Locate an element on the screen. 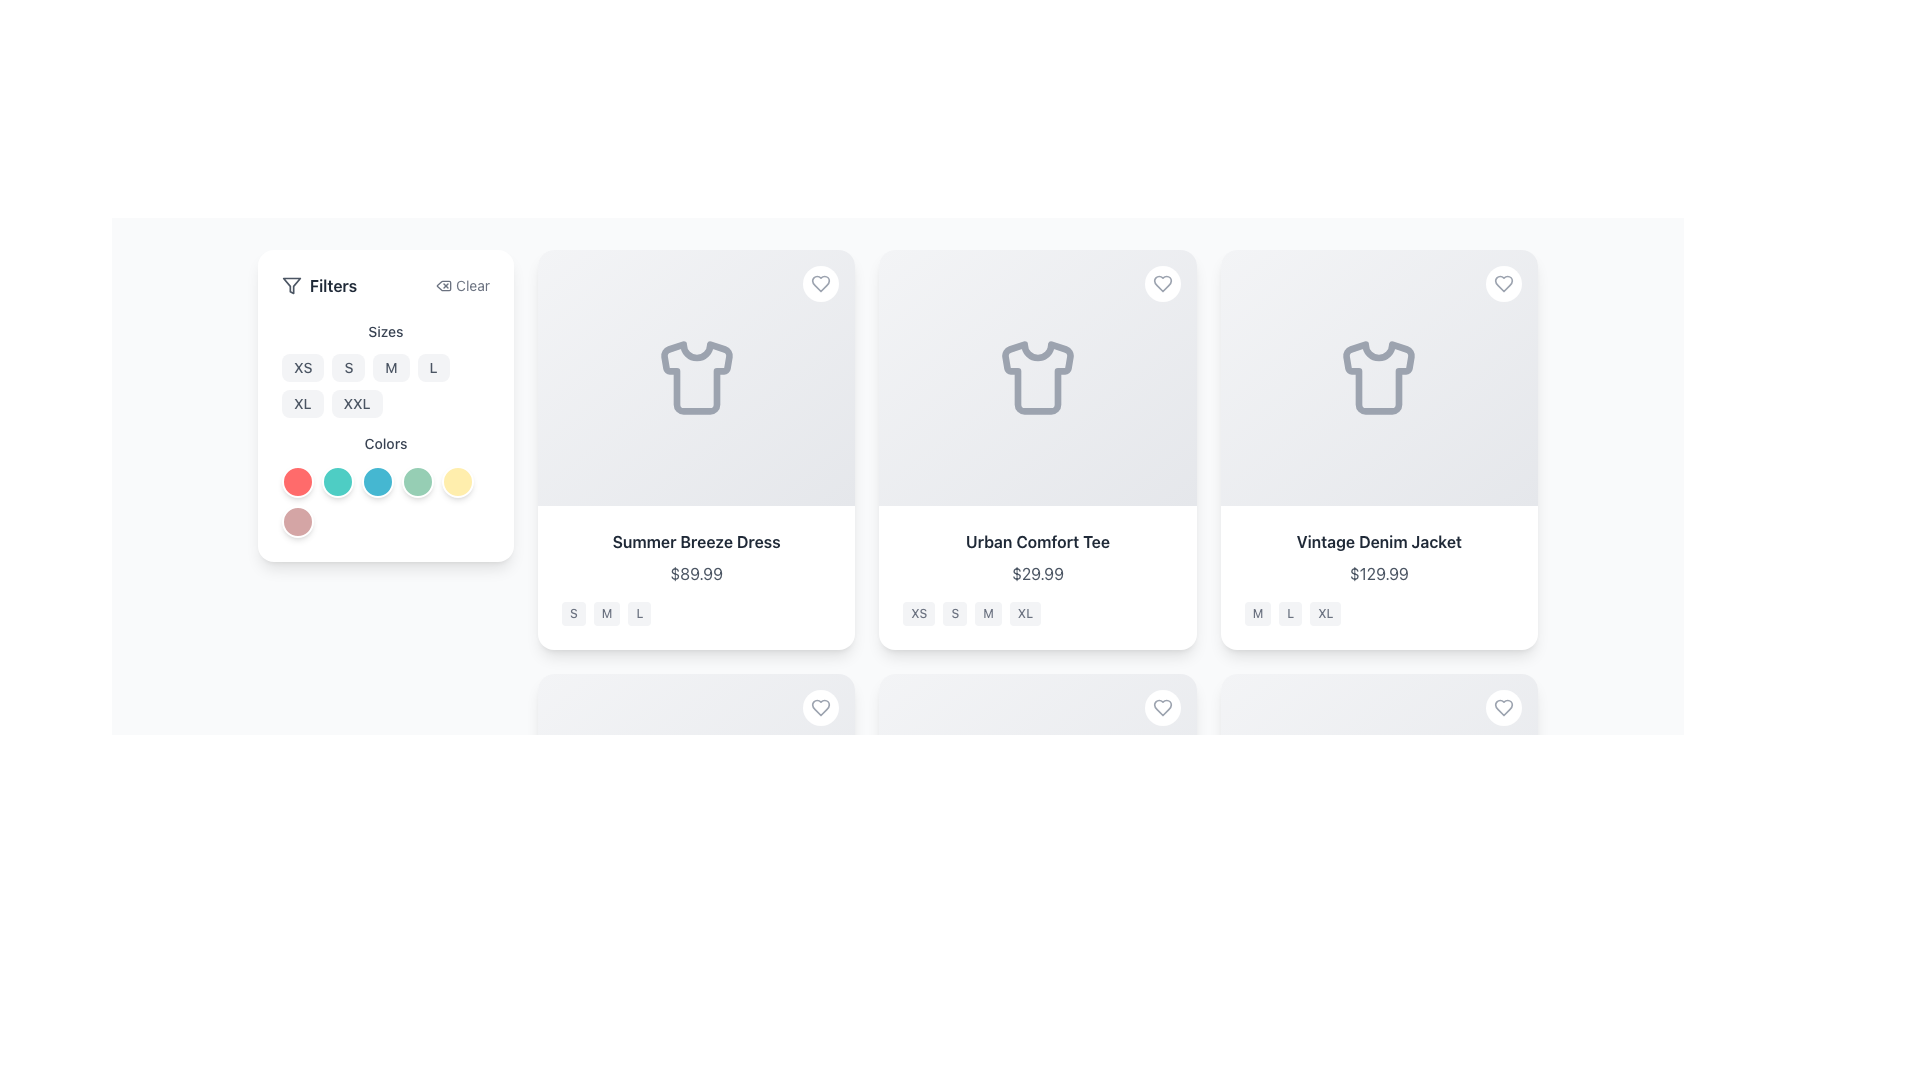 The height and width of the screenshot is (1080, 1920). text content of the price display label for the product 'Summer Breeze Dress', which is located below the title and above the size options is located at coordinates (696, 574).